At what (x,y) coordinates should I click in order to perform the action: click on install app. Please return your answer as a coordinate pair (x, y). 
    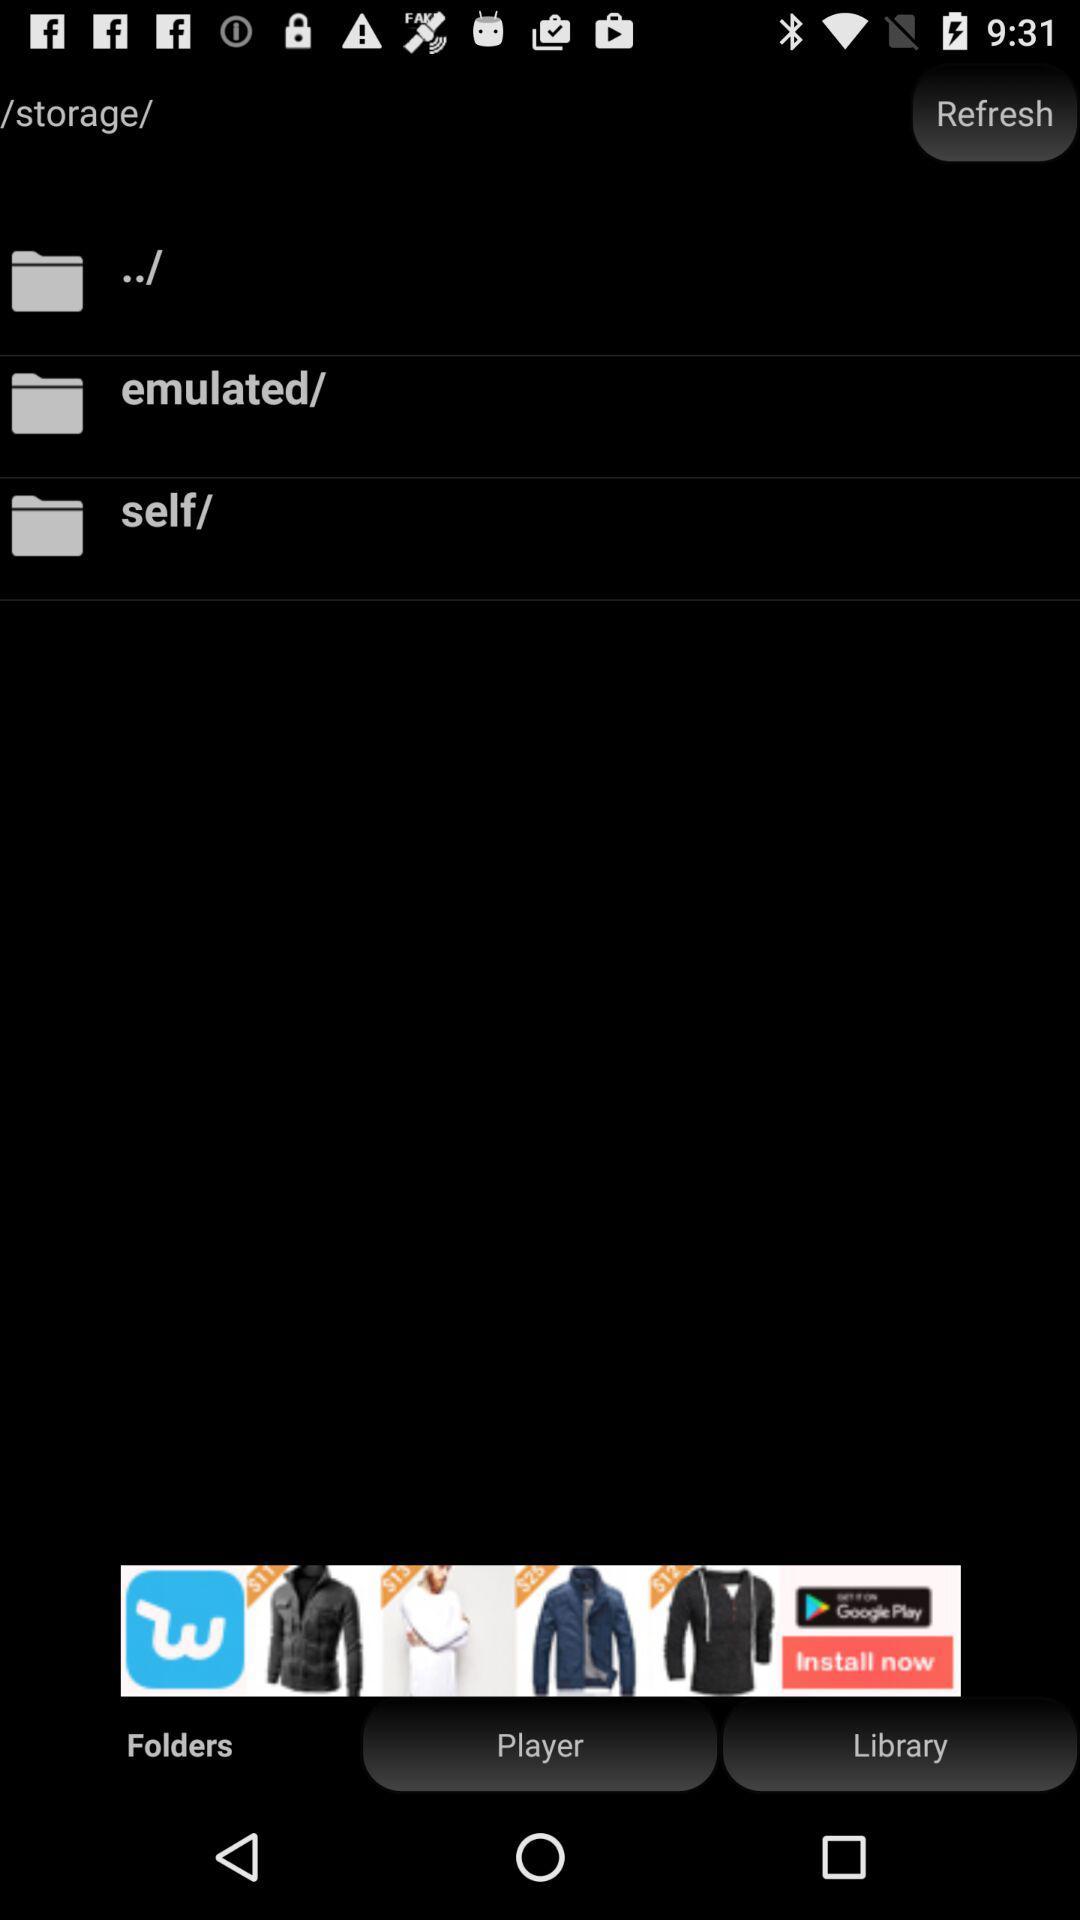
    Looking at the image, I should click on (540, 1630).